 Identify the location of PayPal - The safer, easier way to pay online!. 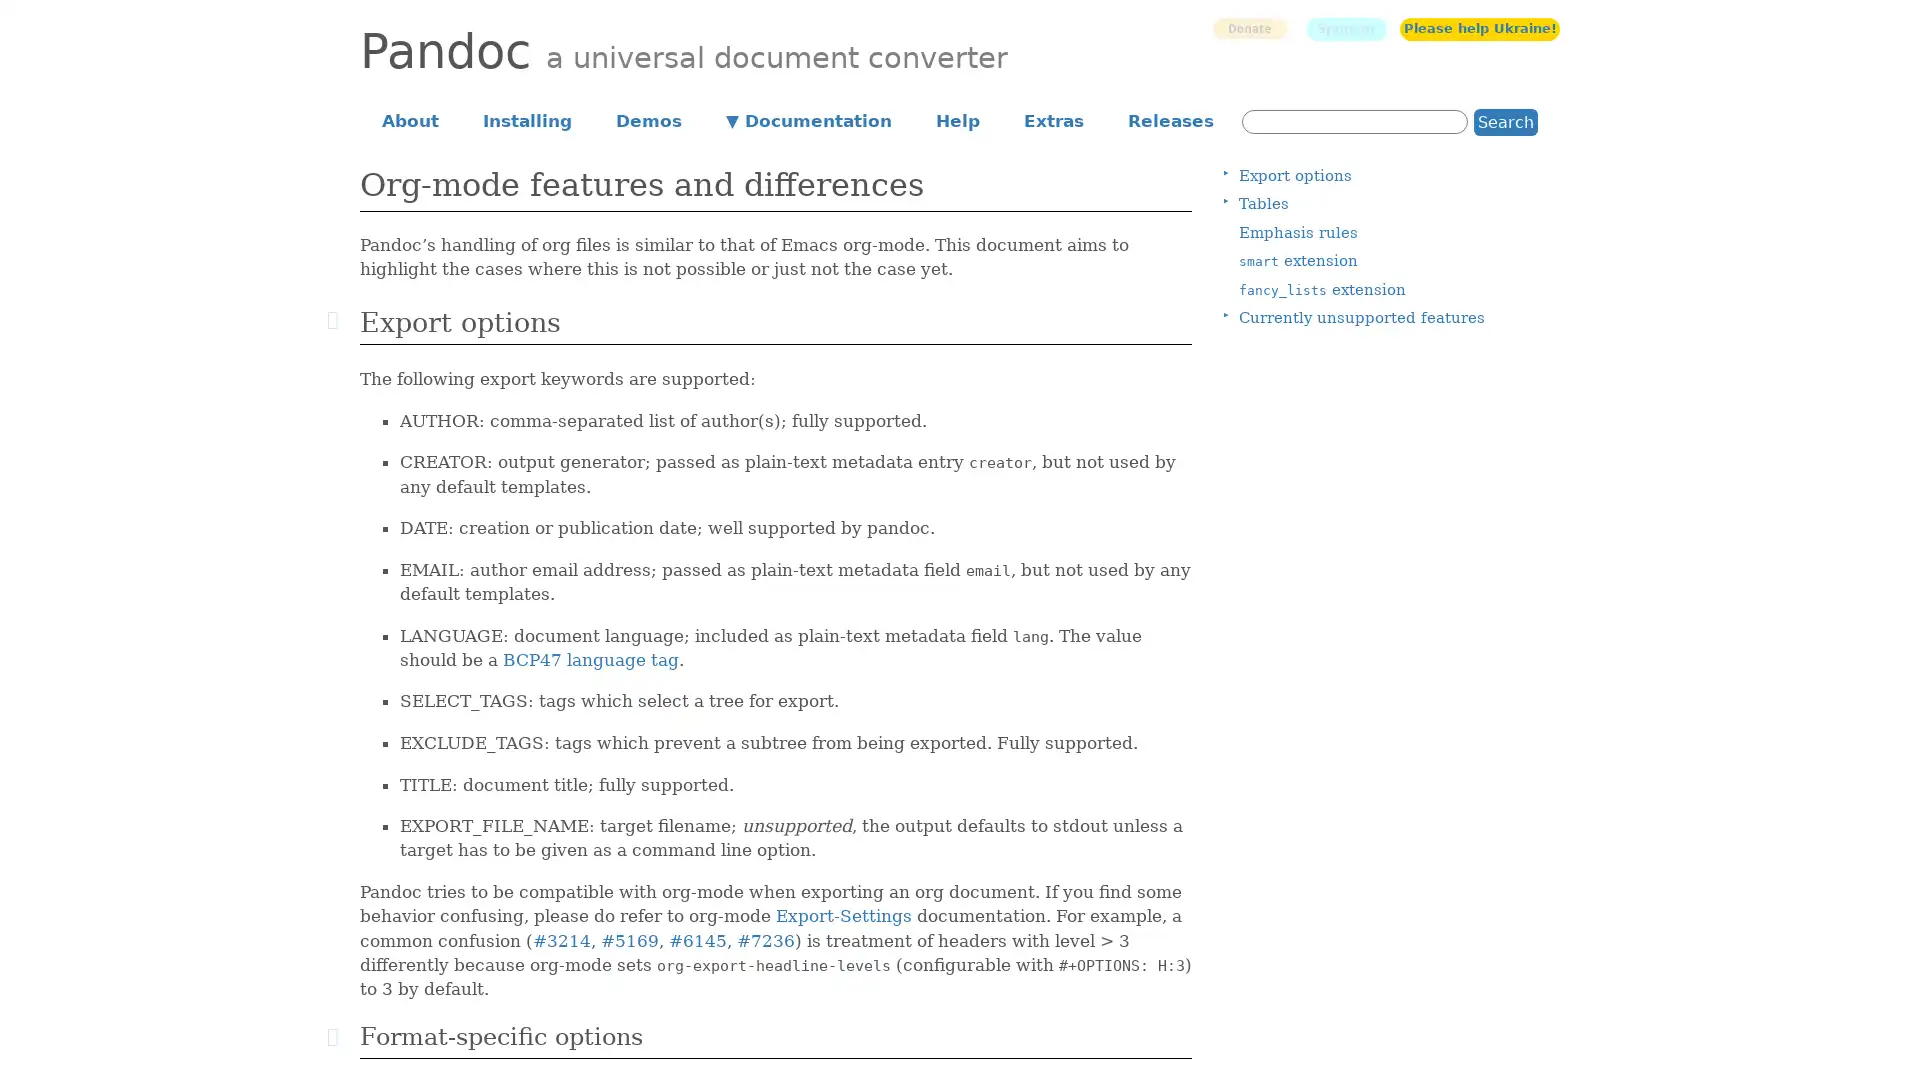
(1248, 28).